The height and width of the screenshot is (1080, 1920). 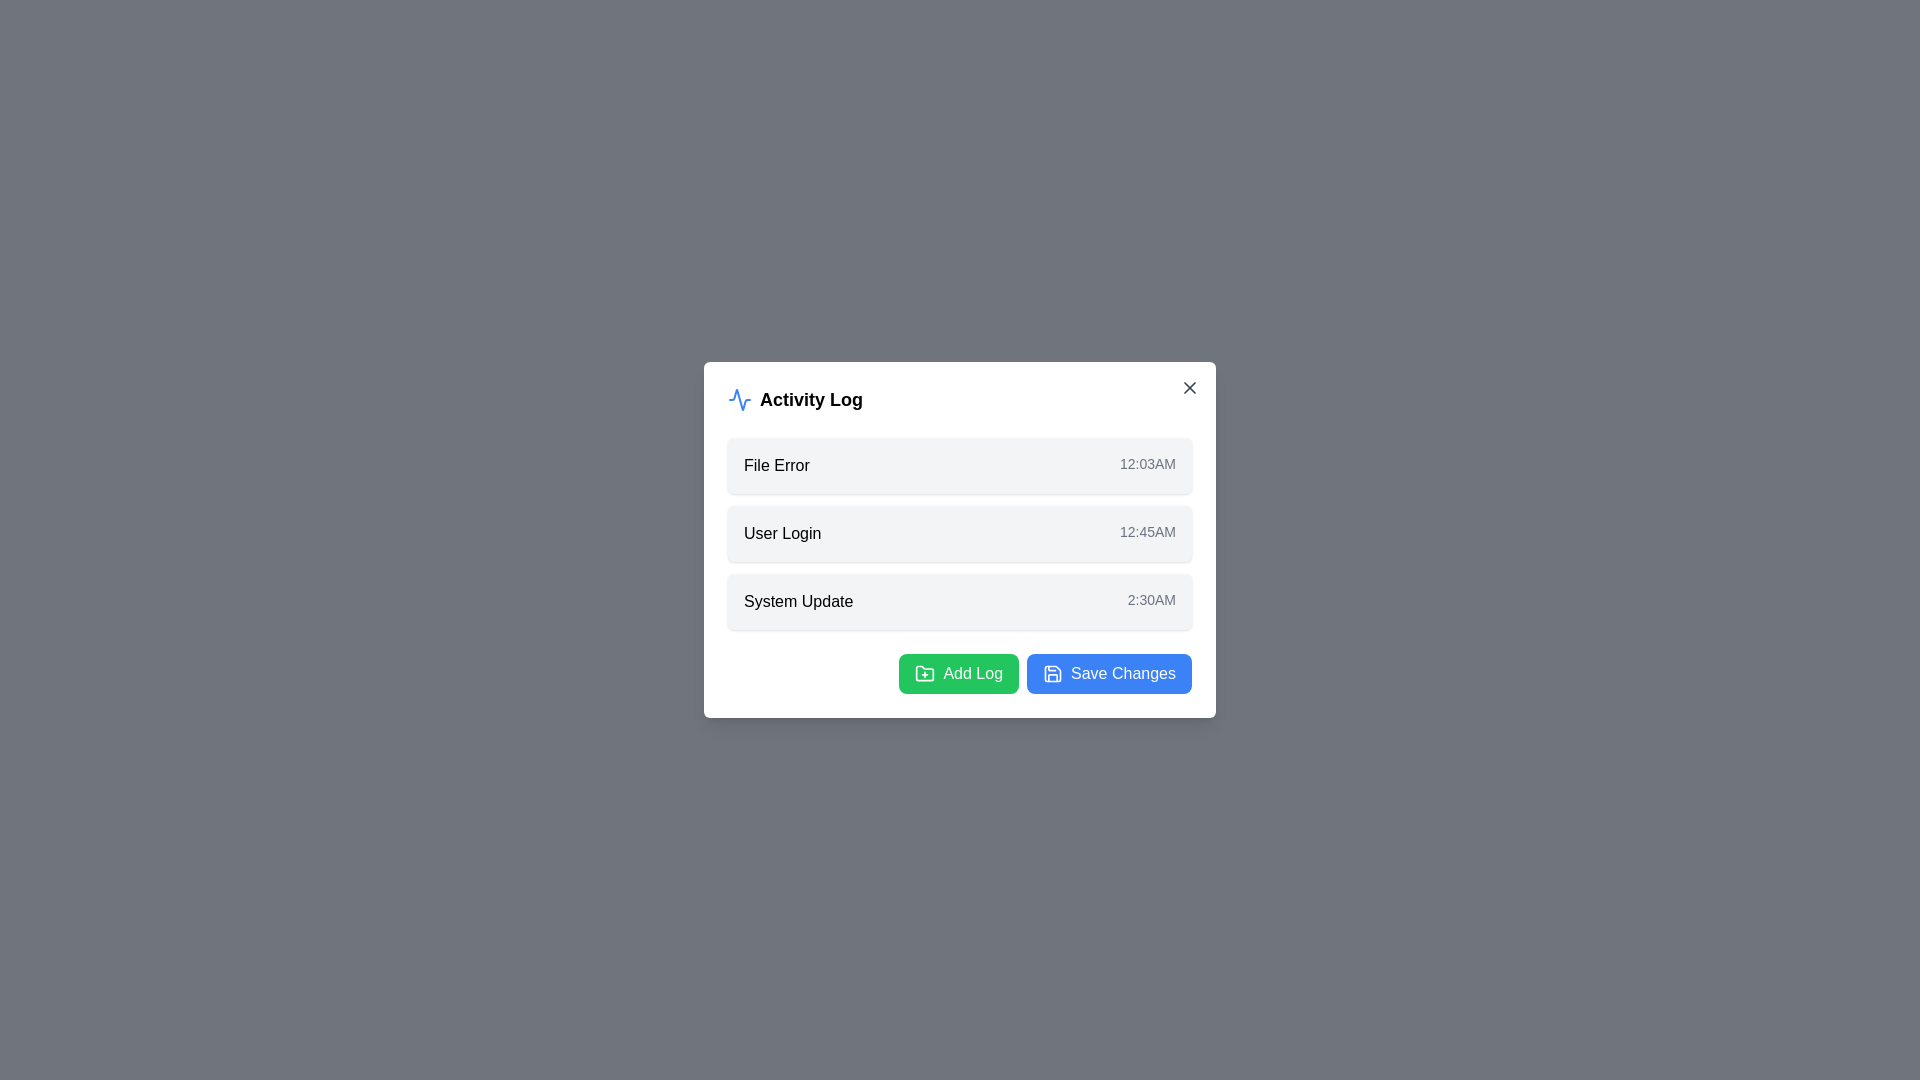 I want to click on the close button of the modal to close it, so click(x=1190, y=388).